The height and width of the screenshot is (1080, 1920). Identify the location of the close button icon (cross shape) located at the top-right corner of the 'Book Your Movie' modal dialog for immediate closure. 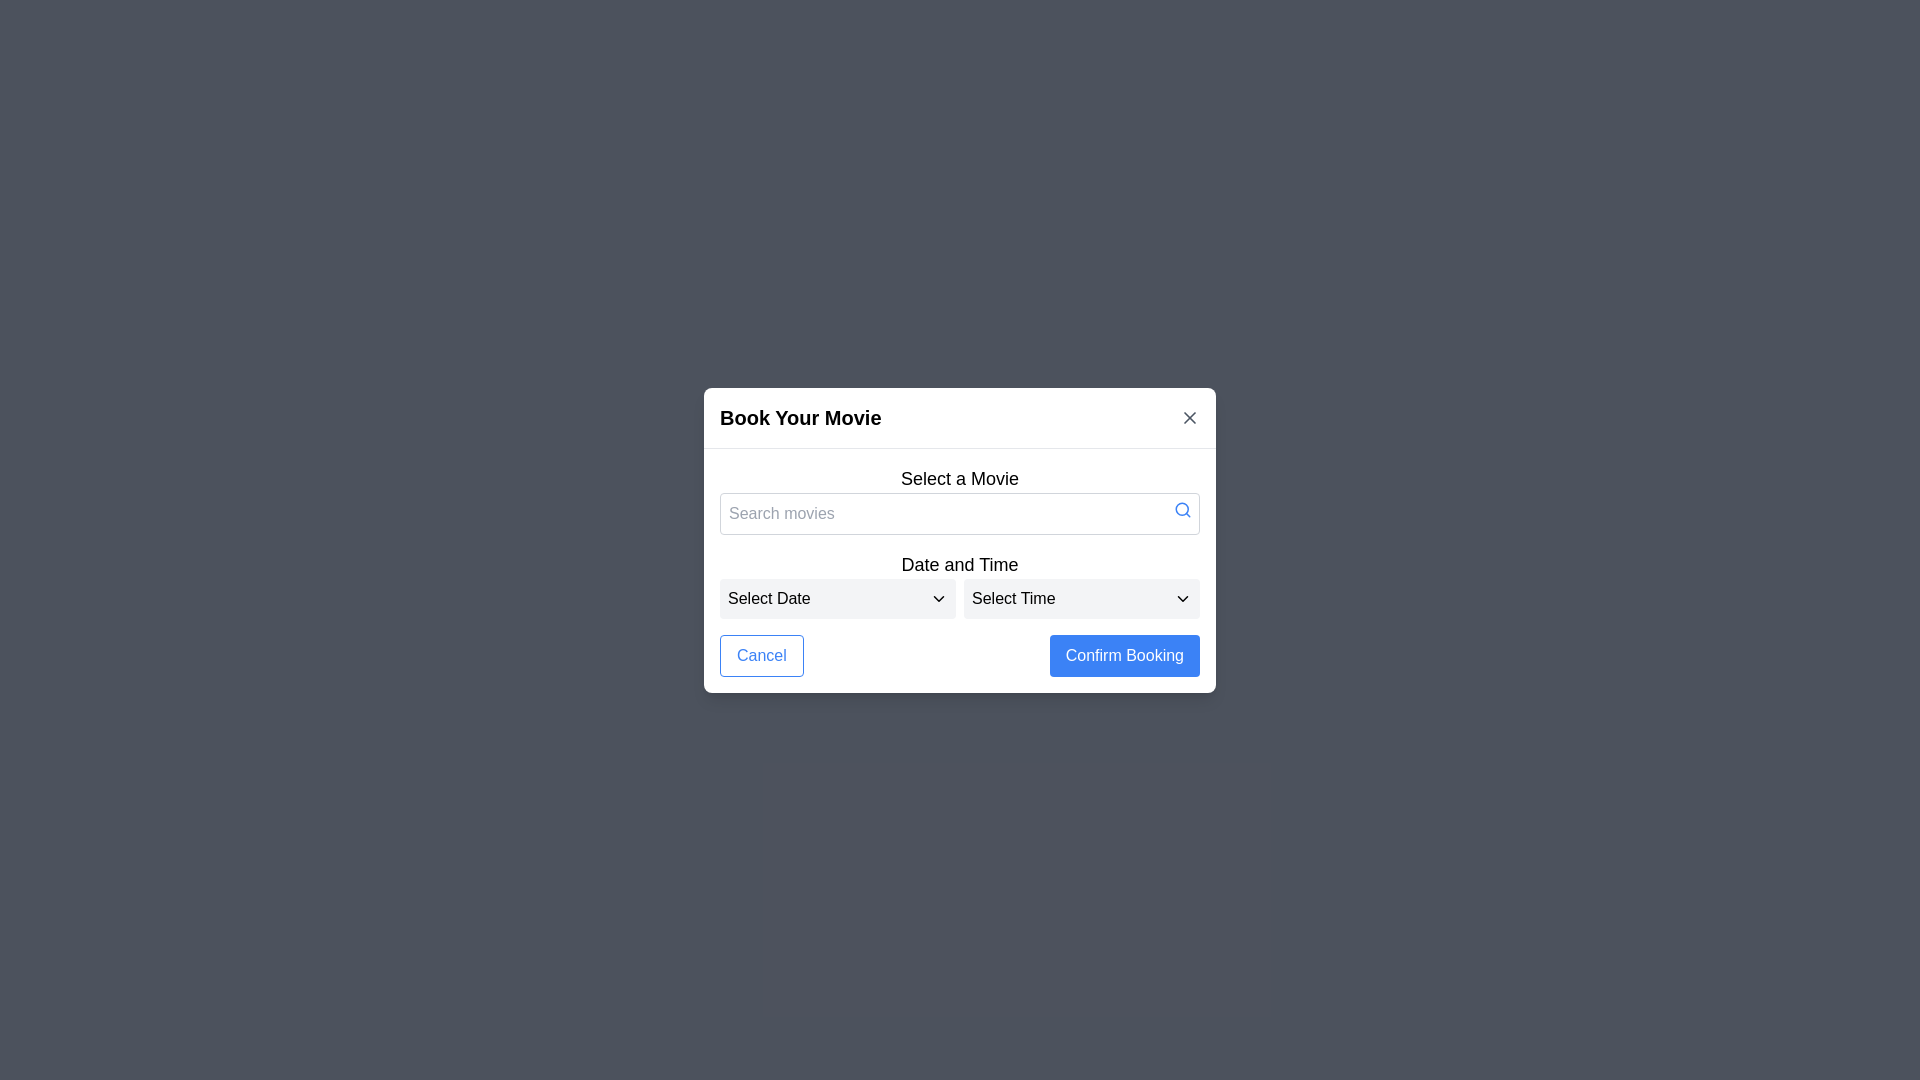
(1190, 416).